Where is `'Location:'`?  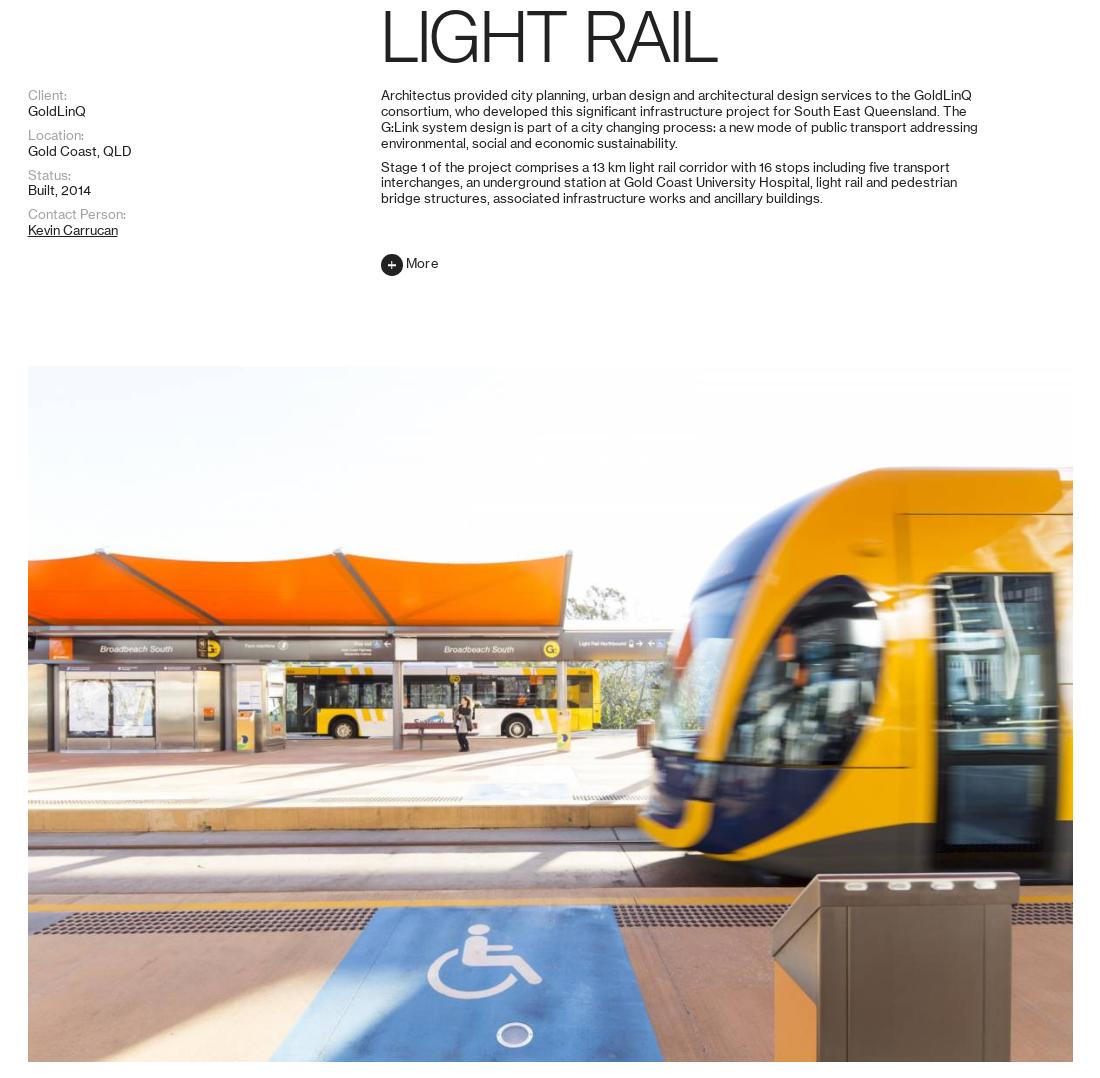 'Location:' is located at coordinates (54, 928).